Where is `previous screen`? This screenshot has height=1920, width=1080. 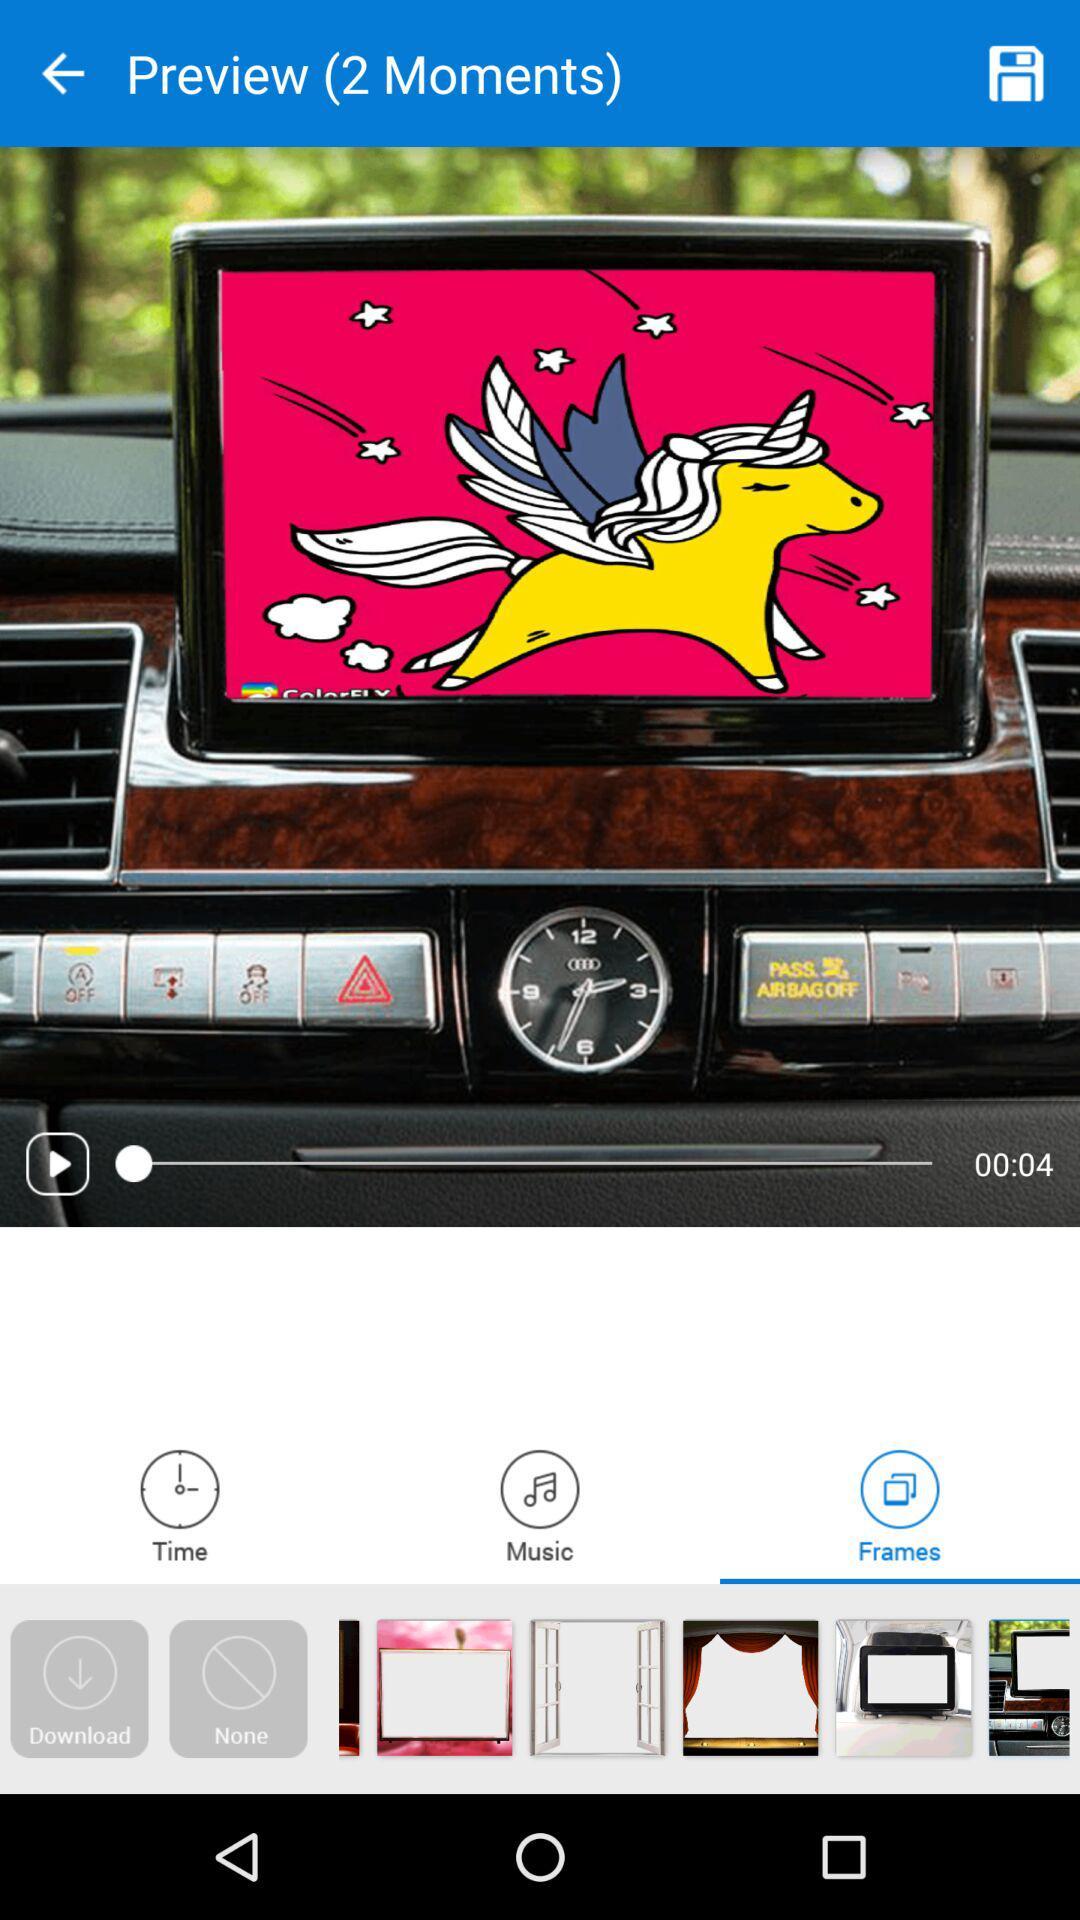
previous screen is located at coordinates (61, 73).